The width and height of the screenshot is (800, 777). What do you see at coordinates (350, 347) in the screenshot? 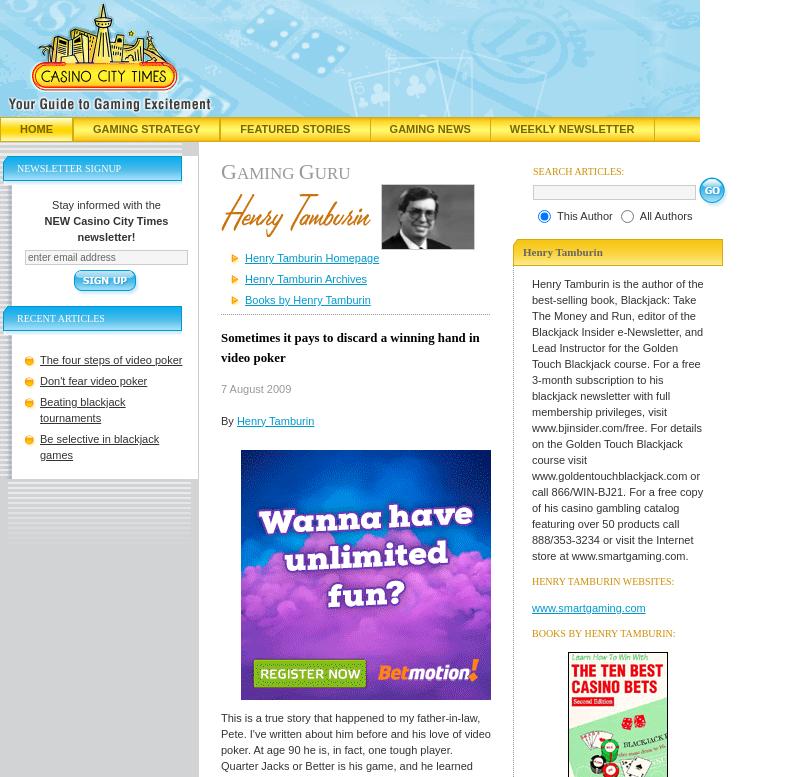
I see `'Sometimes it pays to discard a winning hand in video poker'` at bounding box center [350, 347].